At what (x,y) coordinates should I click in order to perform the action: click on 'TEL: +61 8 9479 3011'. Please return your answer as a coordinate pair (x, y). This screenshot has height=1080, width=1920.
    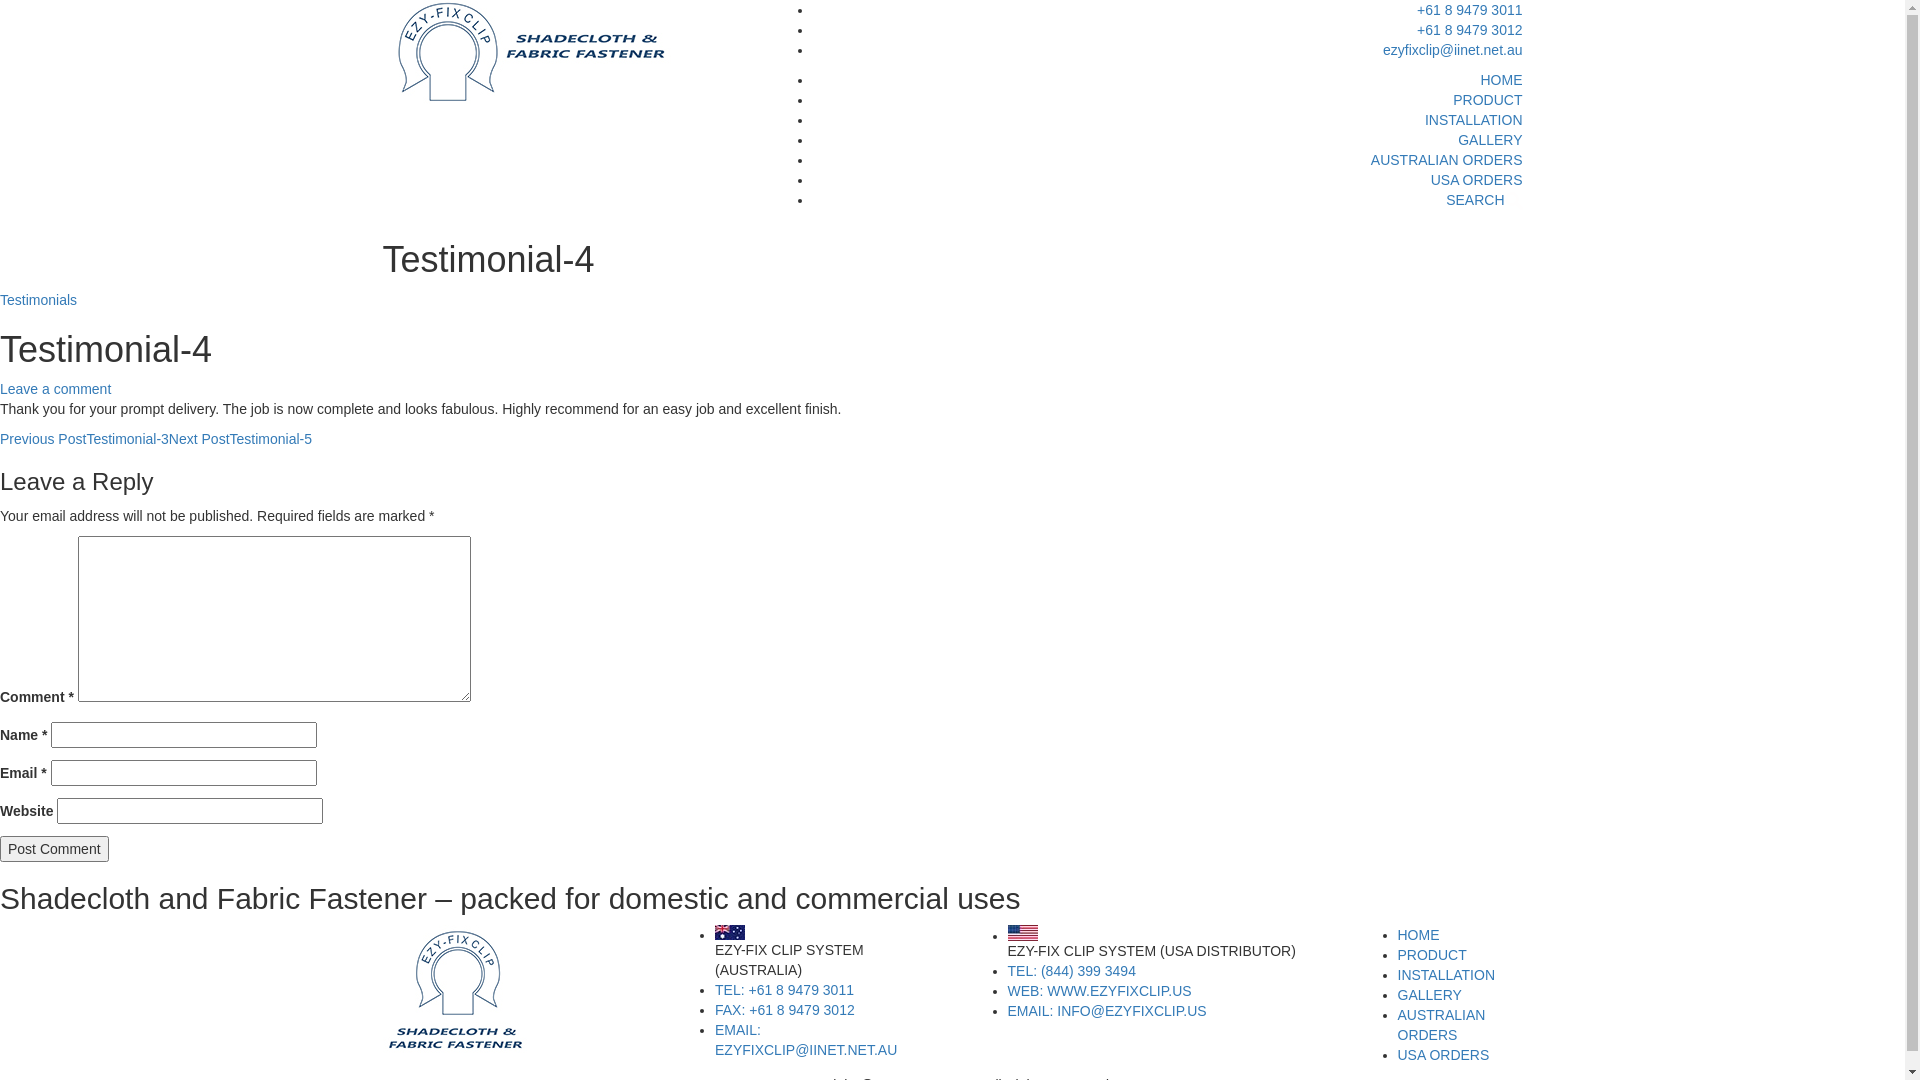
    Looking at the image, I should click on (783, 990).